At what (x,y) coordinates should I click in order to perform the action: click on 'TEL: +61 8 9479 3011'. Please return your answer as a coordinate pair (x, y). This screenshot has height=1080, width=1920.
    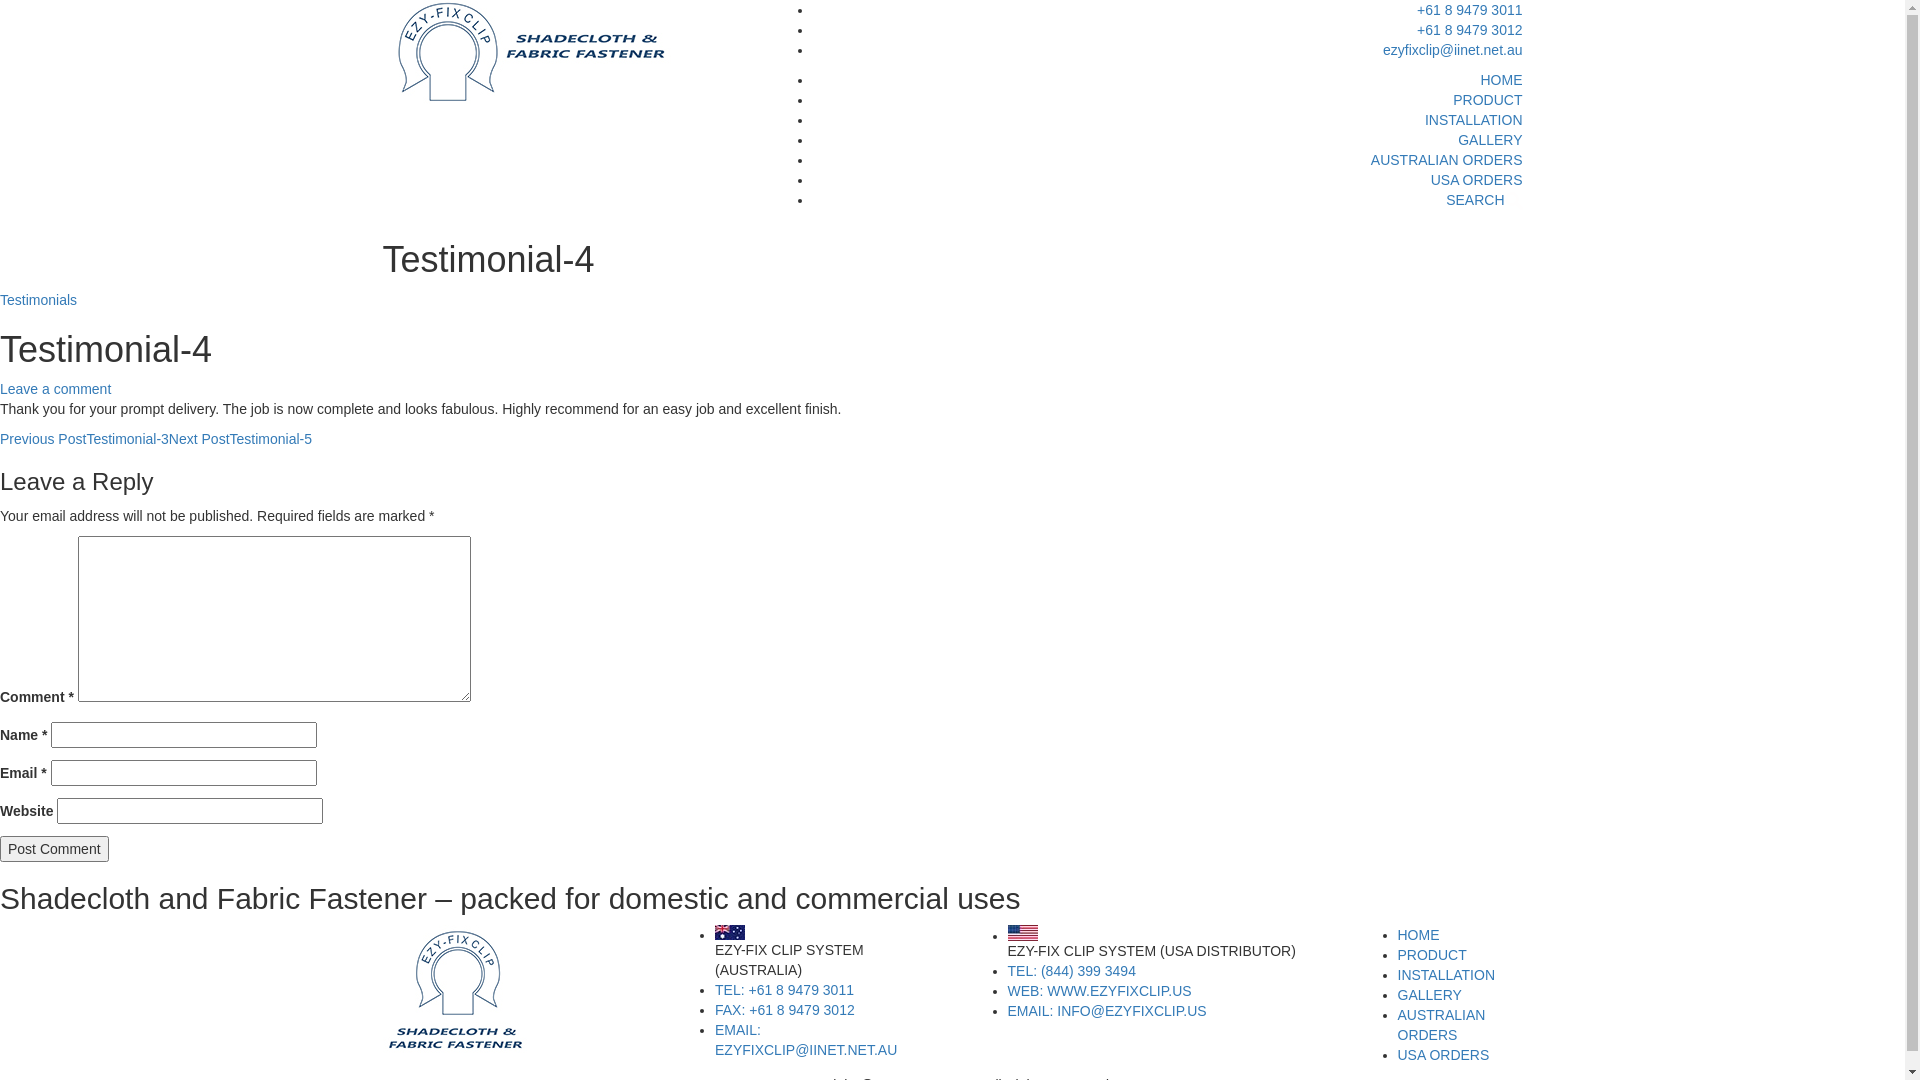
    Looking at the image, I should click on (783, 990).